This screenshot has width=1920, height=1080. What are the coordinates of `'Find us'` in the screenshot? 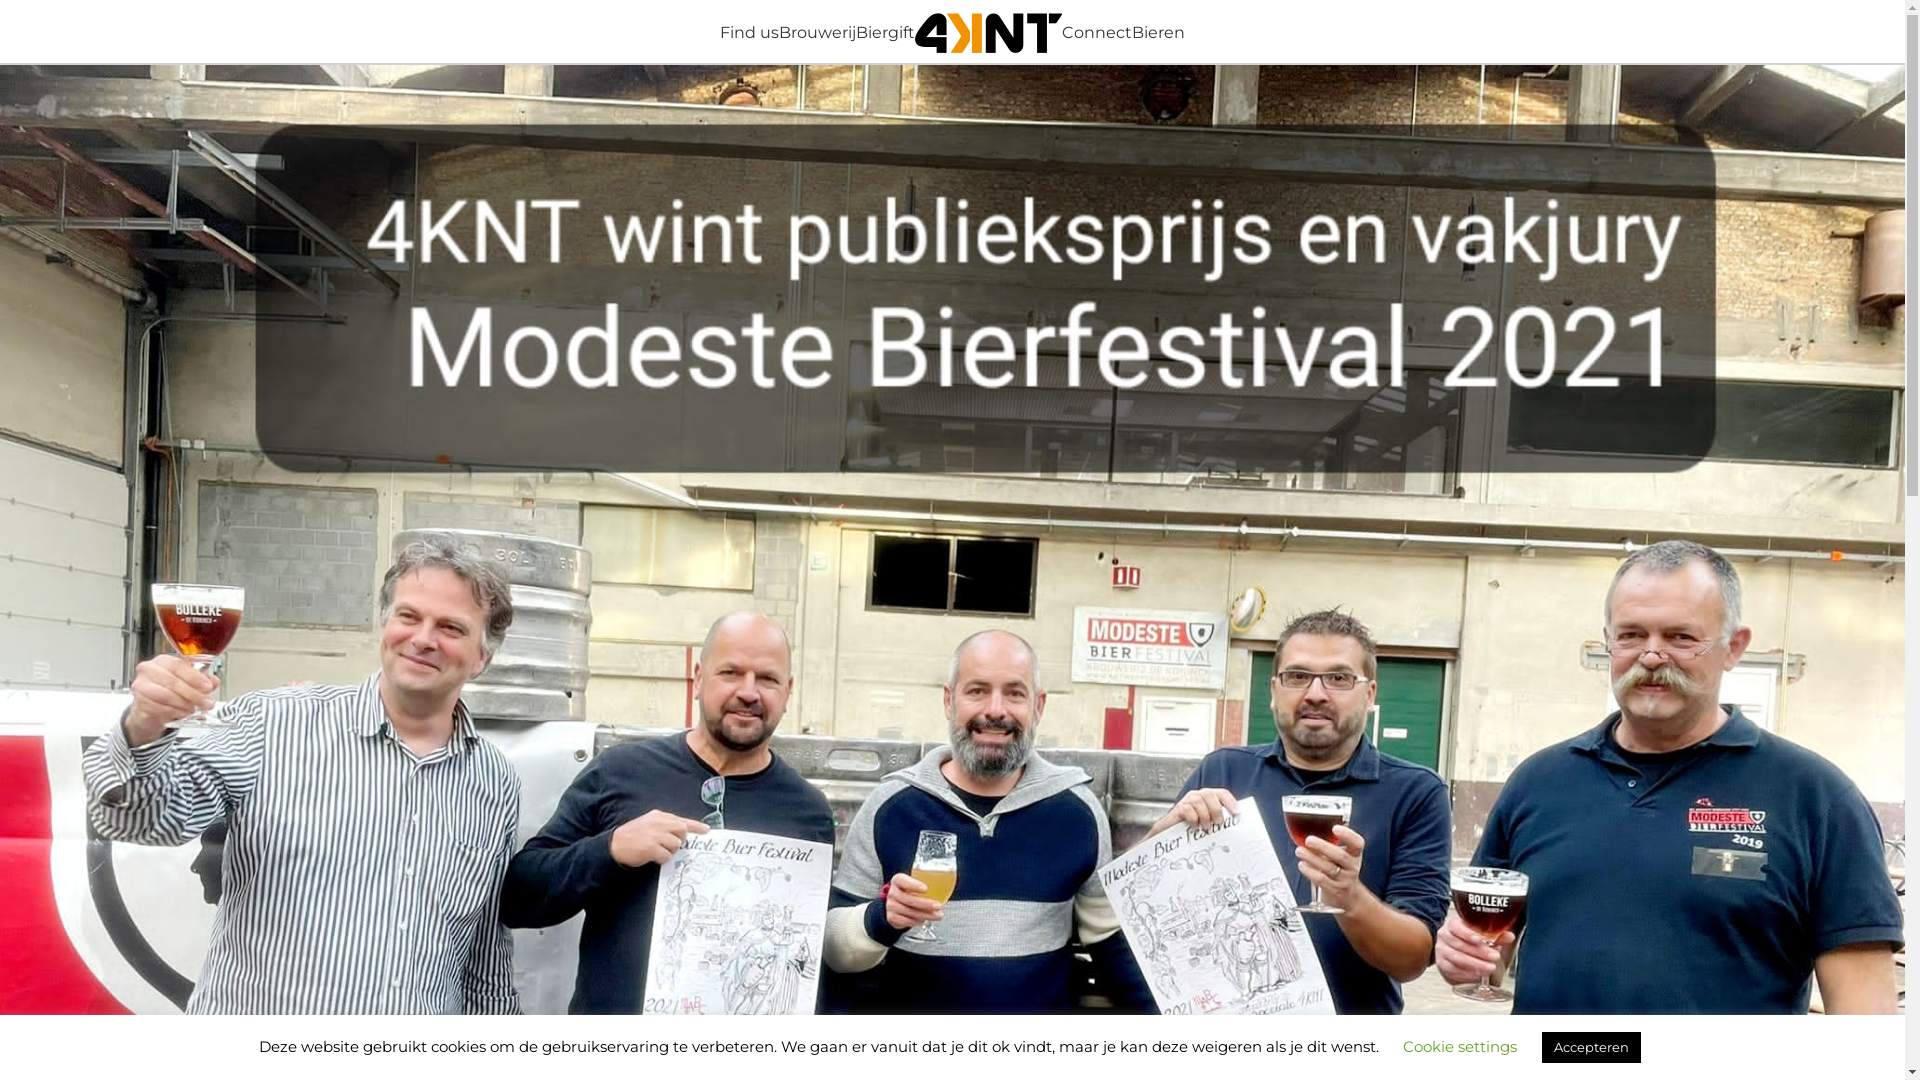 It's located at (748, 31).